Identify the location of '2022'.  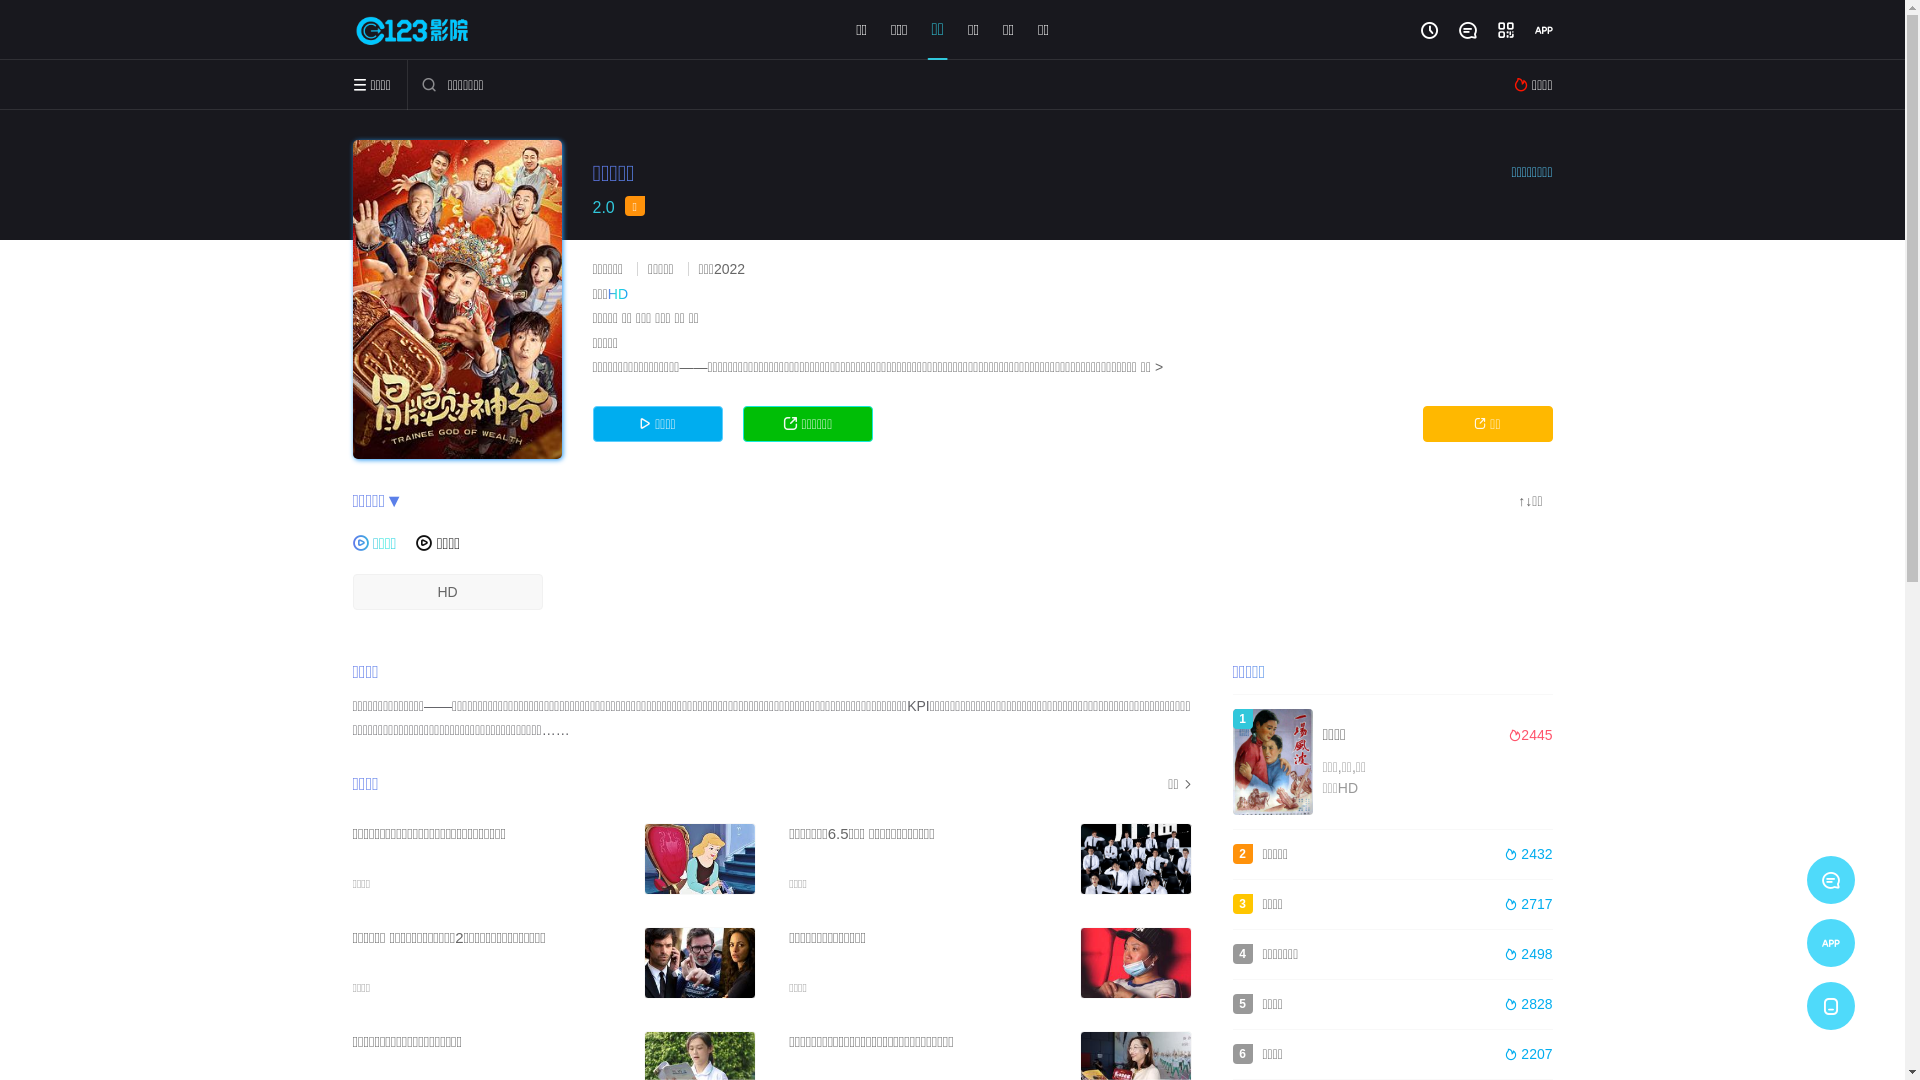
(728, 268).